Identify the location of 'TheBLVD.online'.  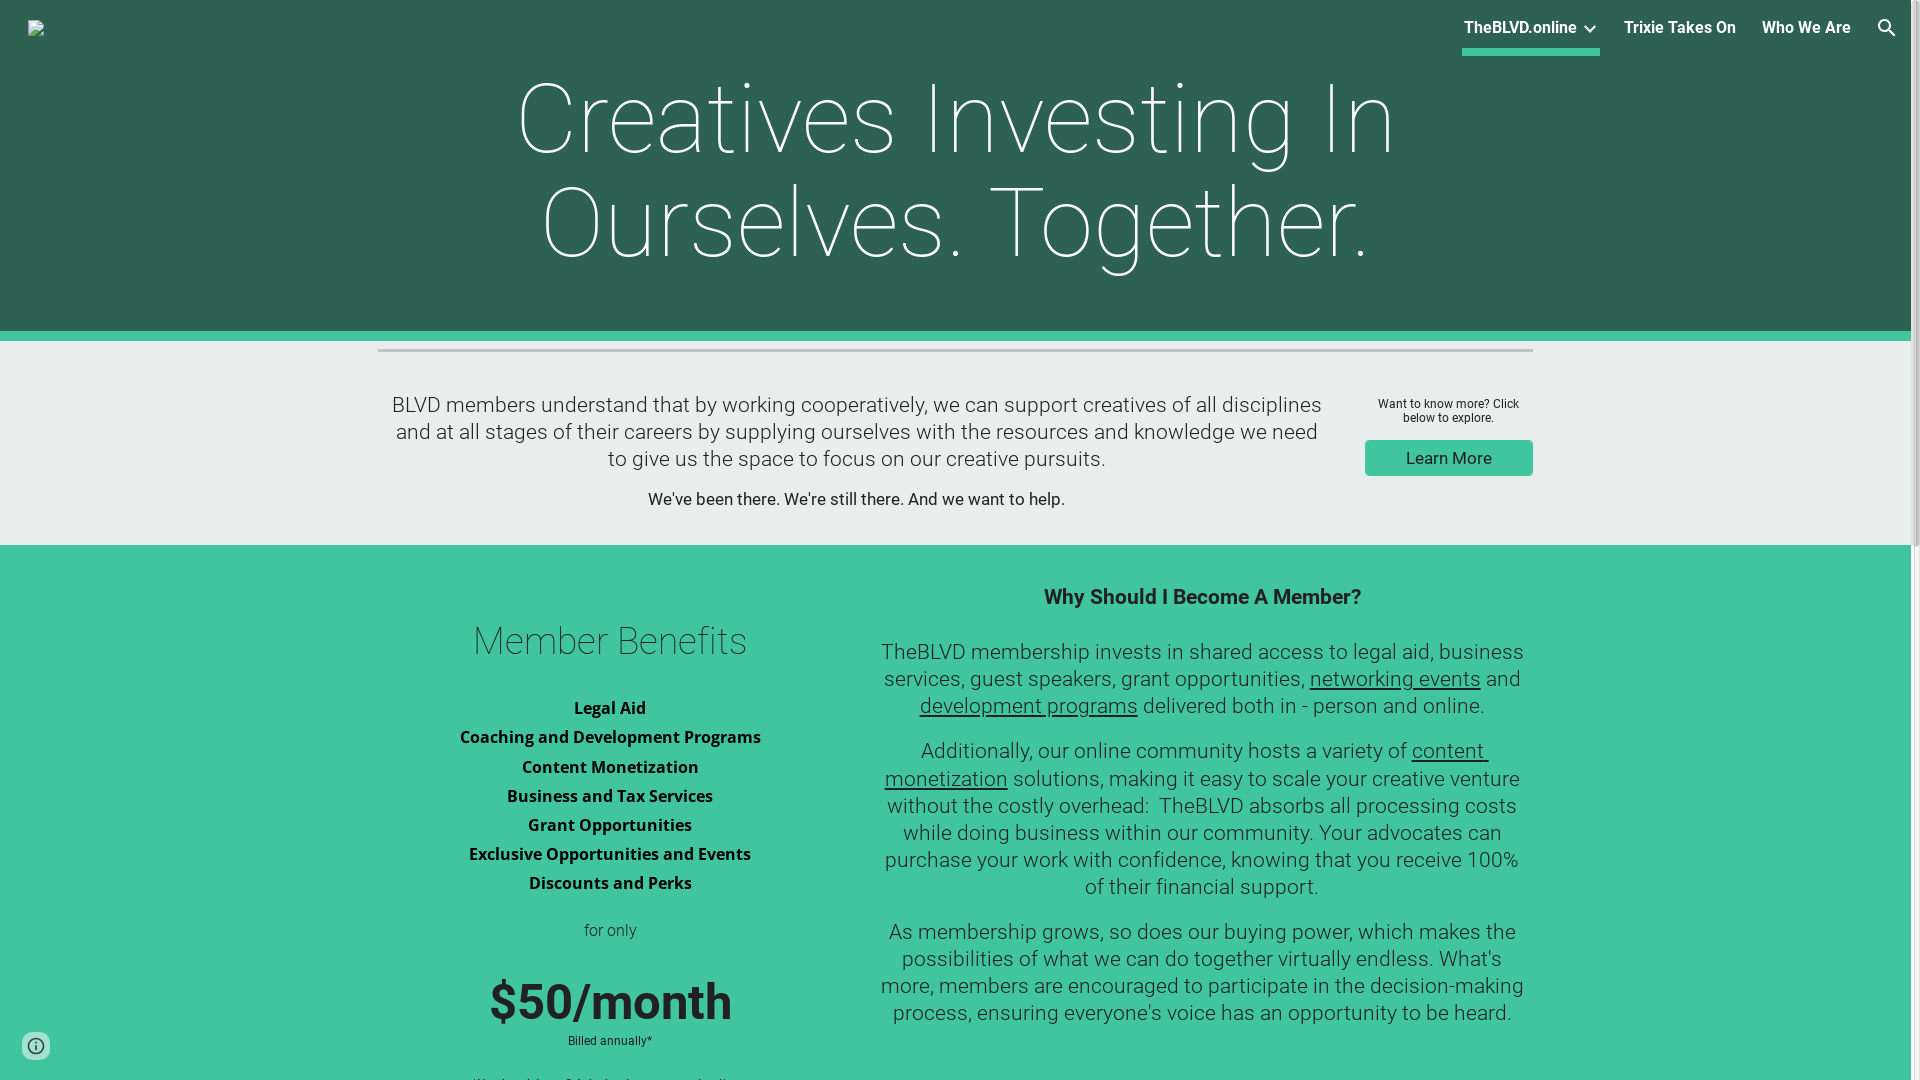
(1520, 27).